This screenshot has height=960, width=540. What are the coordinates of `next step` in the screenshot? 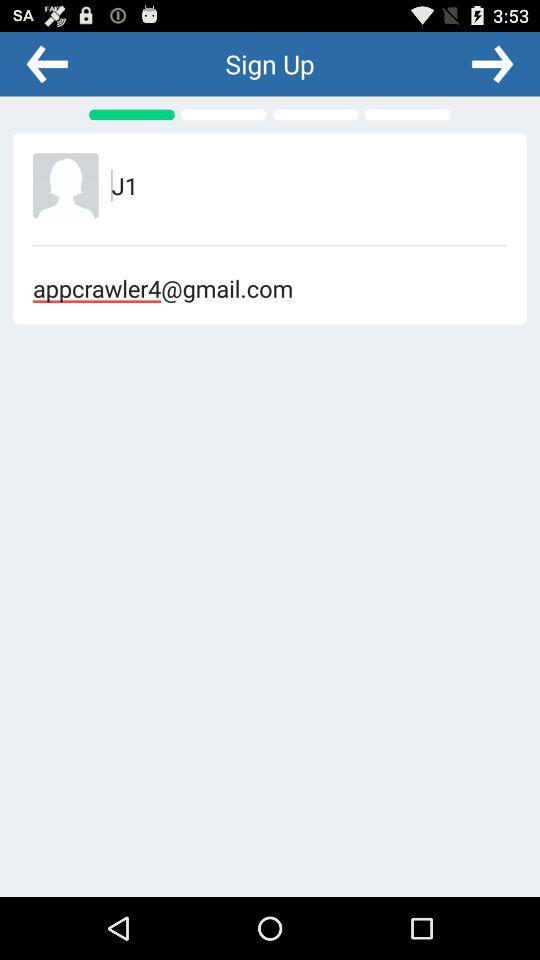 It's located at (491, 63).